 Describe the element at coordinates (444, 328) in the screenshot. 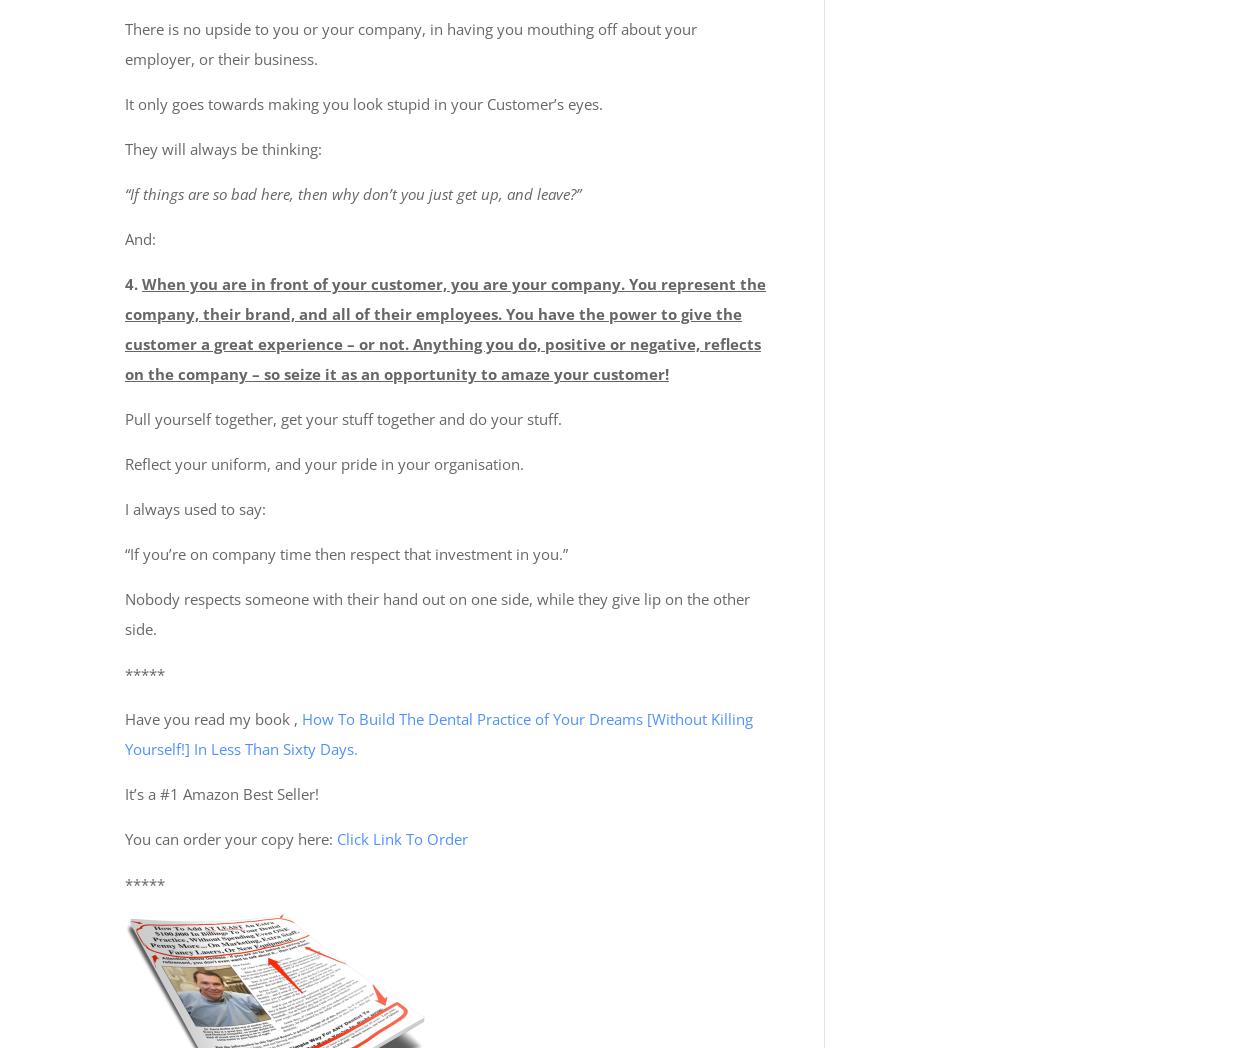

I see `'When you are in front of your customer, you are your company. You represent the company, their brand, and all of their employees. You have the power to give the customer a great experience – or not. Anything you do, positive or negative, reflects on the company – so seize it as an opportunity to amaze your customer!'` at that location.